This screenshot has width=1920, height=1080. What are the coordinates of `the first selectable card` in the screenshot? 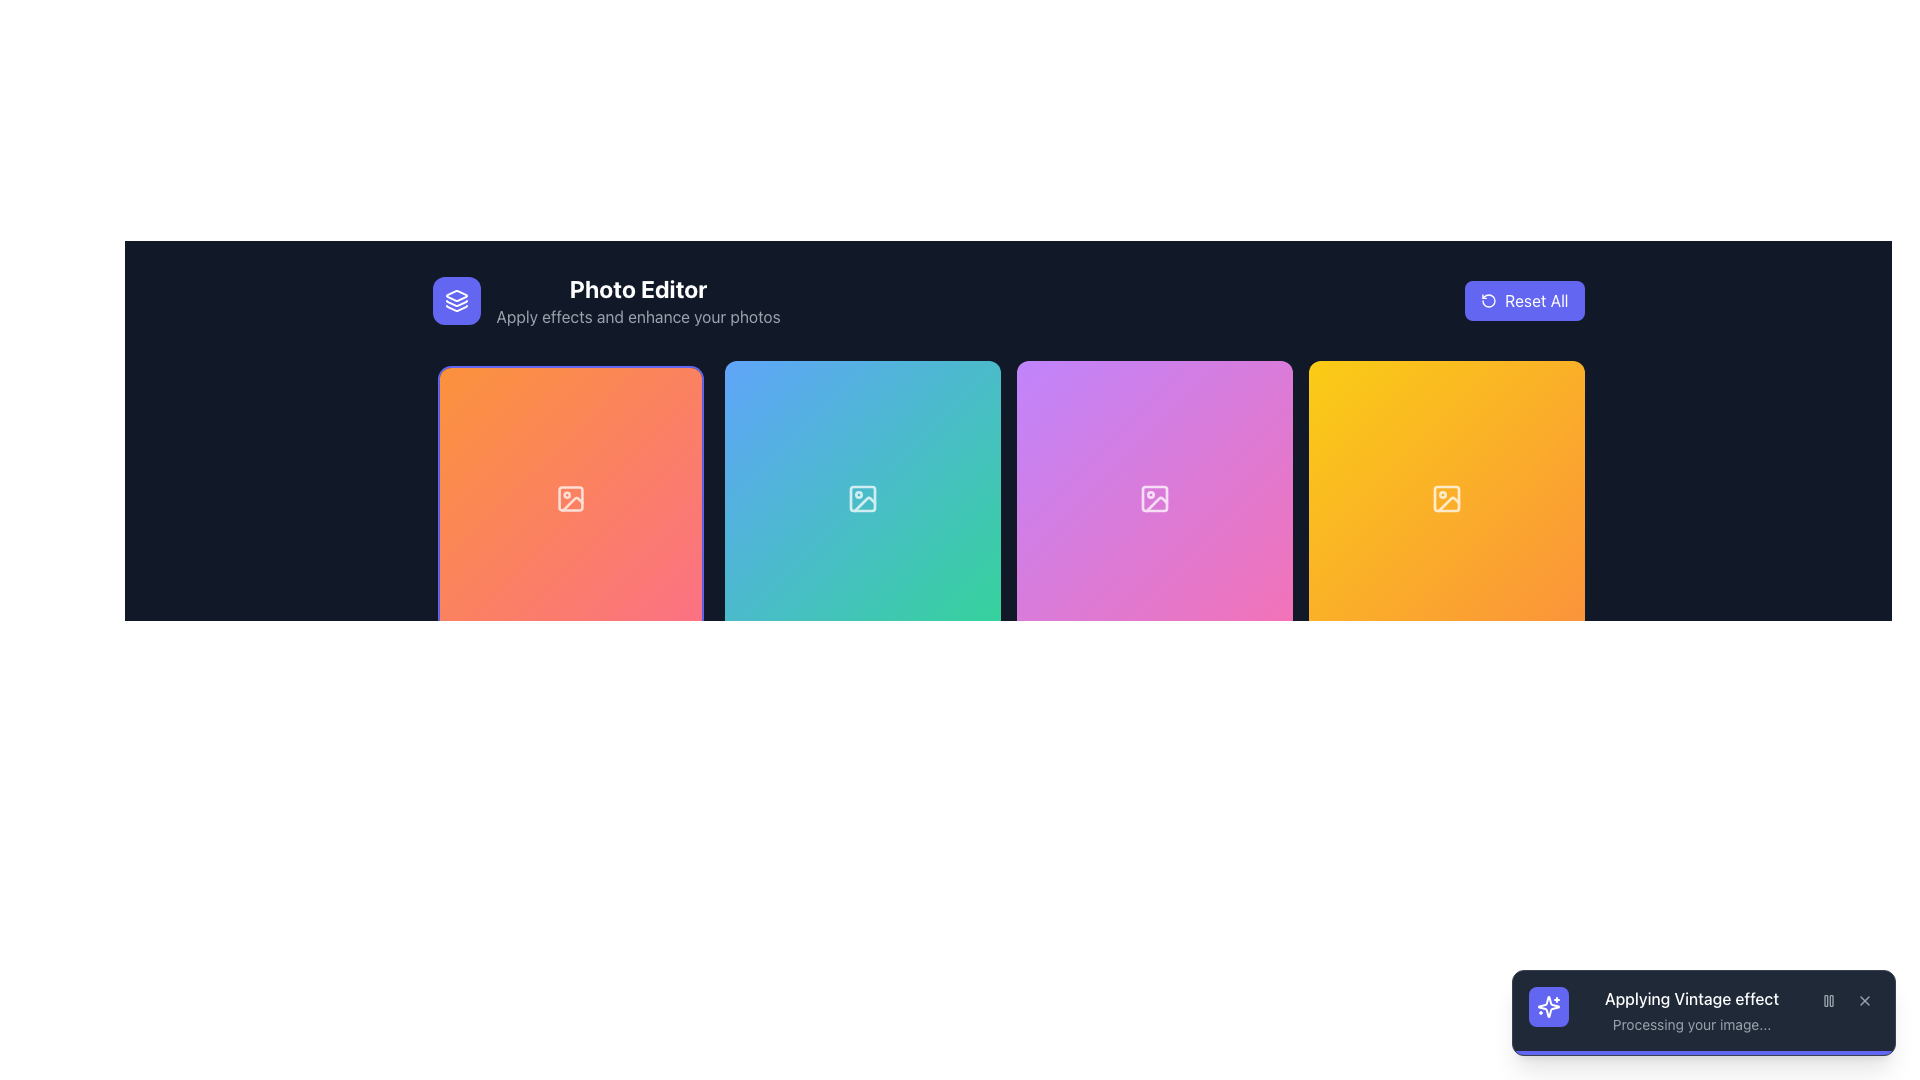 It's located at (569, 497).